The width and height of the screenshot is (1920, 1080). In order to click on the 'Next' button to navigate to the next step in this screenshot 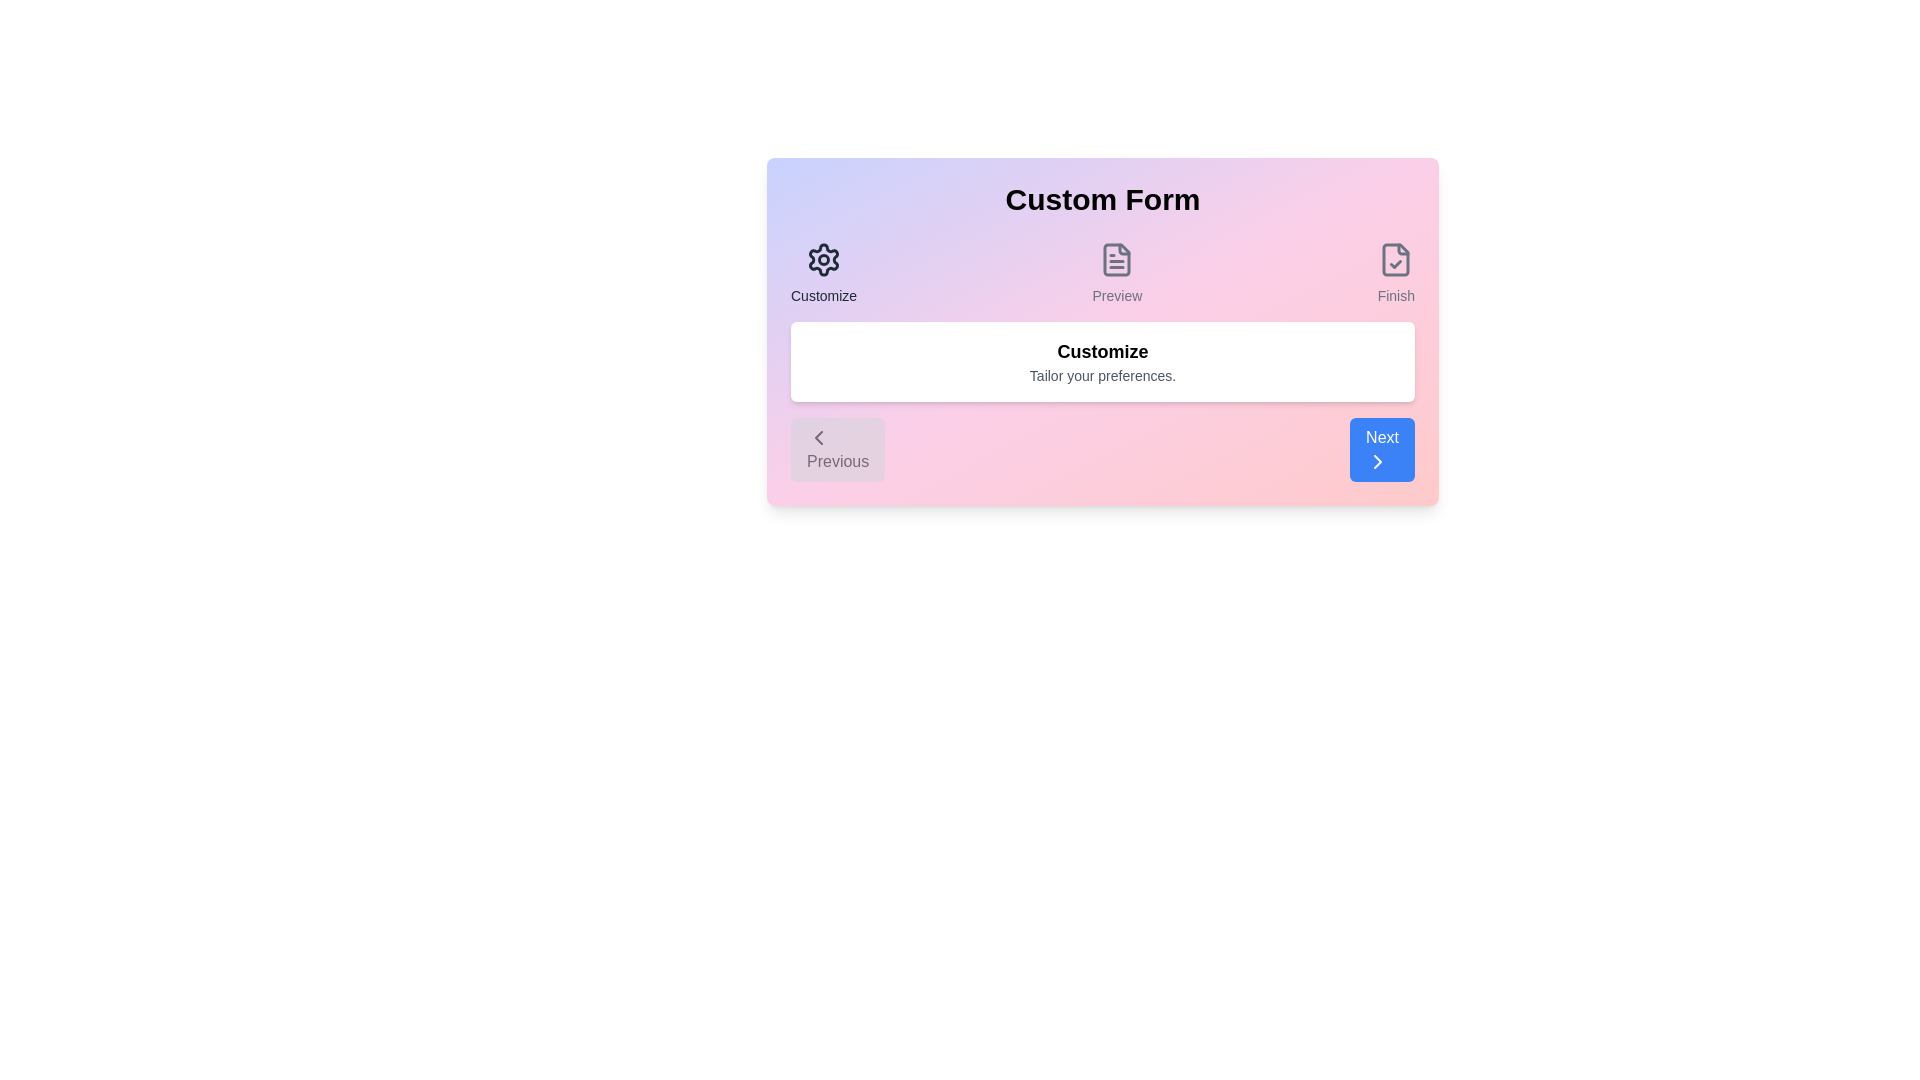, I will do `click(1381, 450)`.